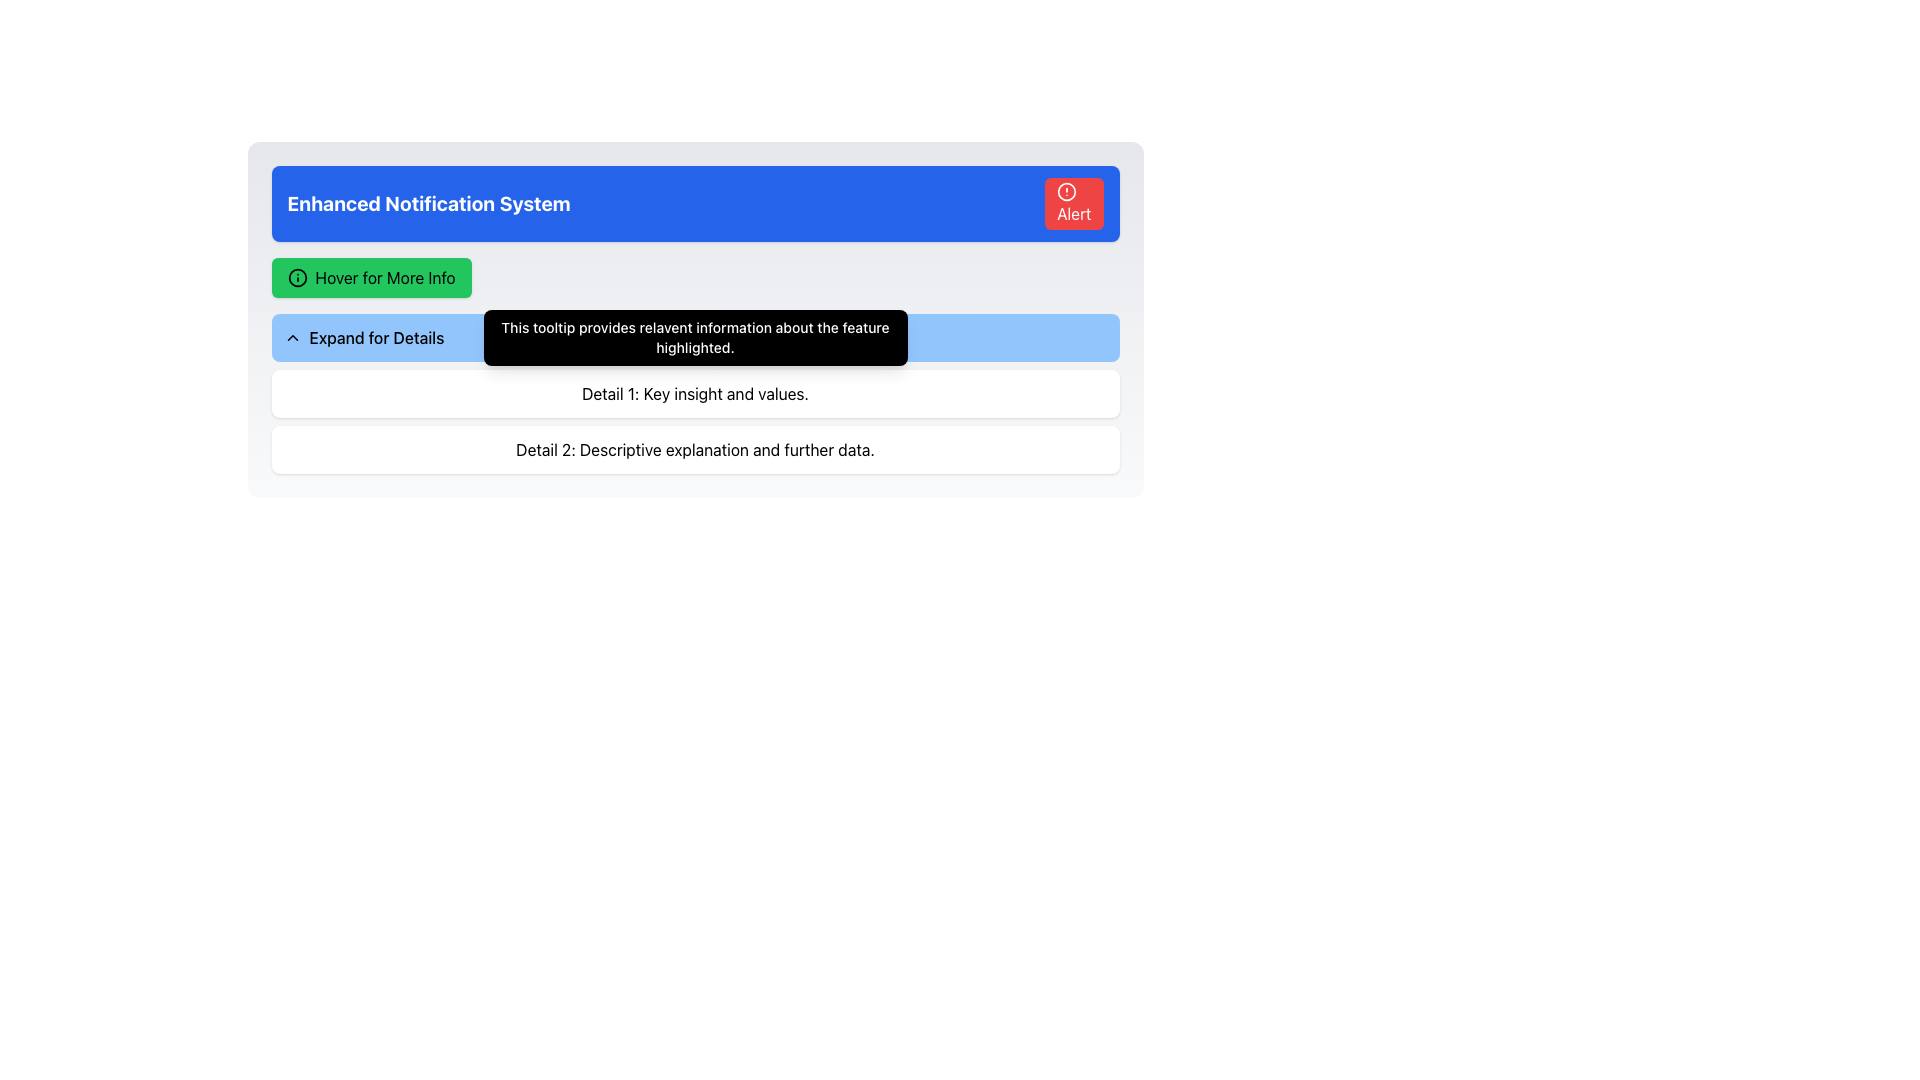 The width and height of the screenshot is (1920, 1080). Describe the element at coordinates (291, 337) in the screenshot. I see `the visual state of the small, downward-facing chevron icon located to the left of the 'Expand for Details' text` at that location.